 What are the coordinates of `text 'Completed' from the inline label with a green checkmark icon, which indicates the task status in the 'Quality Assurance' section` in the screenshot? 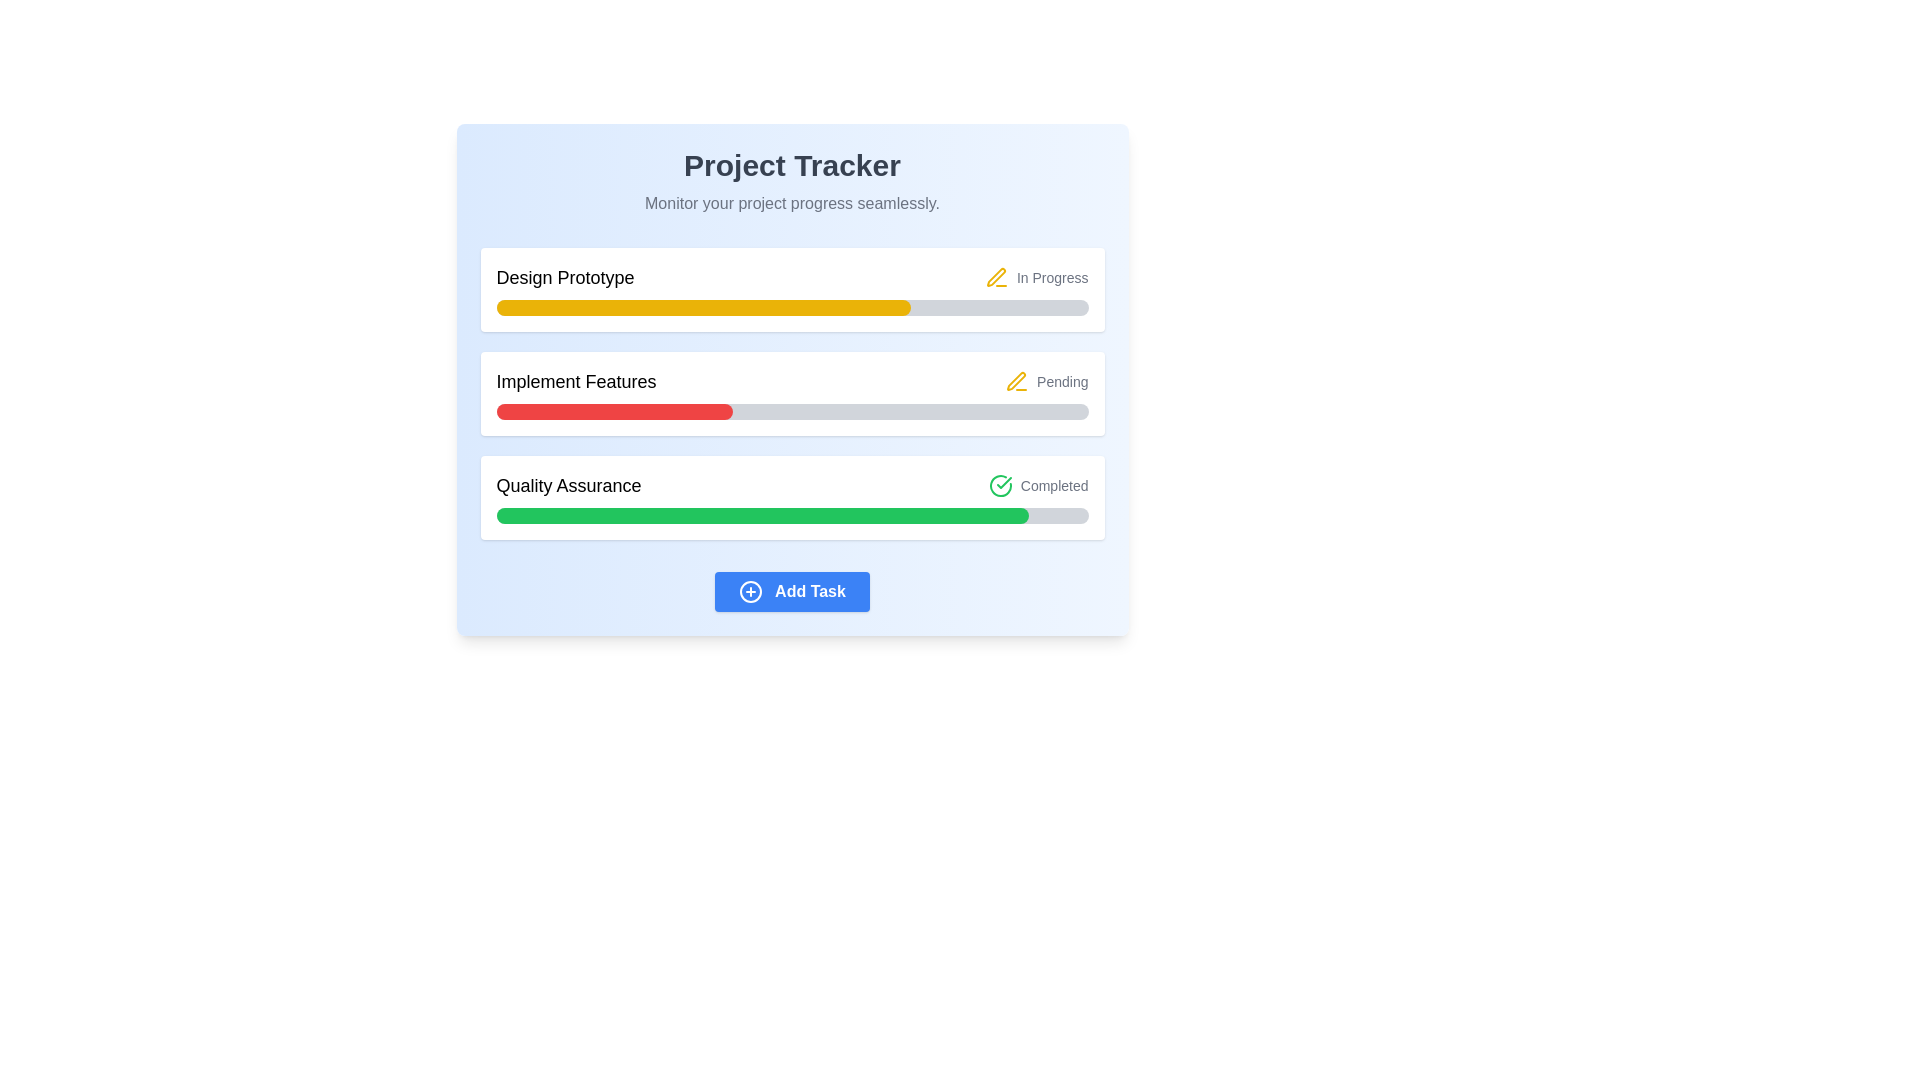 It's located at (1038, 486).